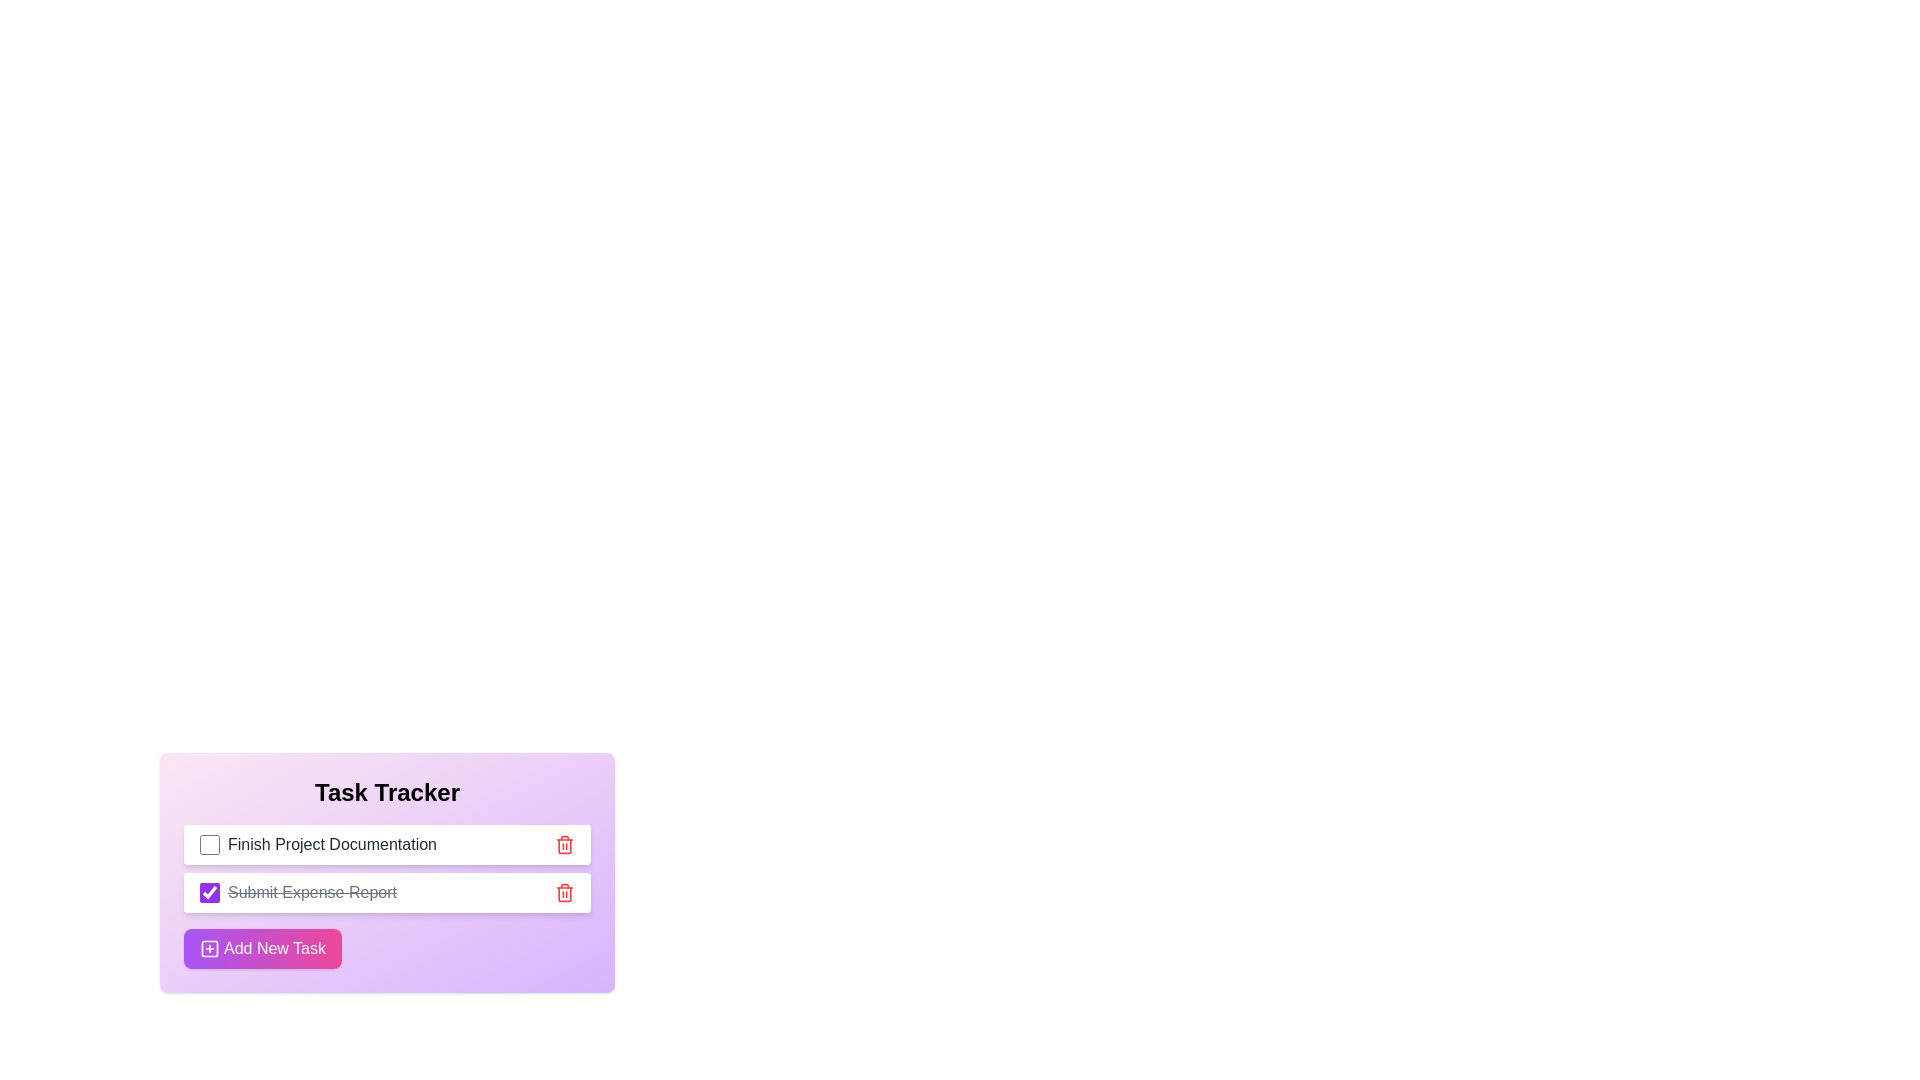 This screenshot has width=1920, height=1080. What do you see at coordinates (387, 892) in the screenshot?
I see `the checkbox in the second task entry under the 'Task Tracker' header` at bounding box center [387, 892].